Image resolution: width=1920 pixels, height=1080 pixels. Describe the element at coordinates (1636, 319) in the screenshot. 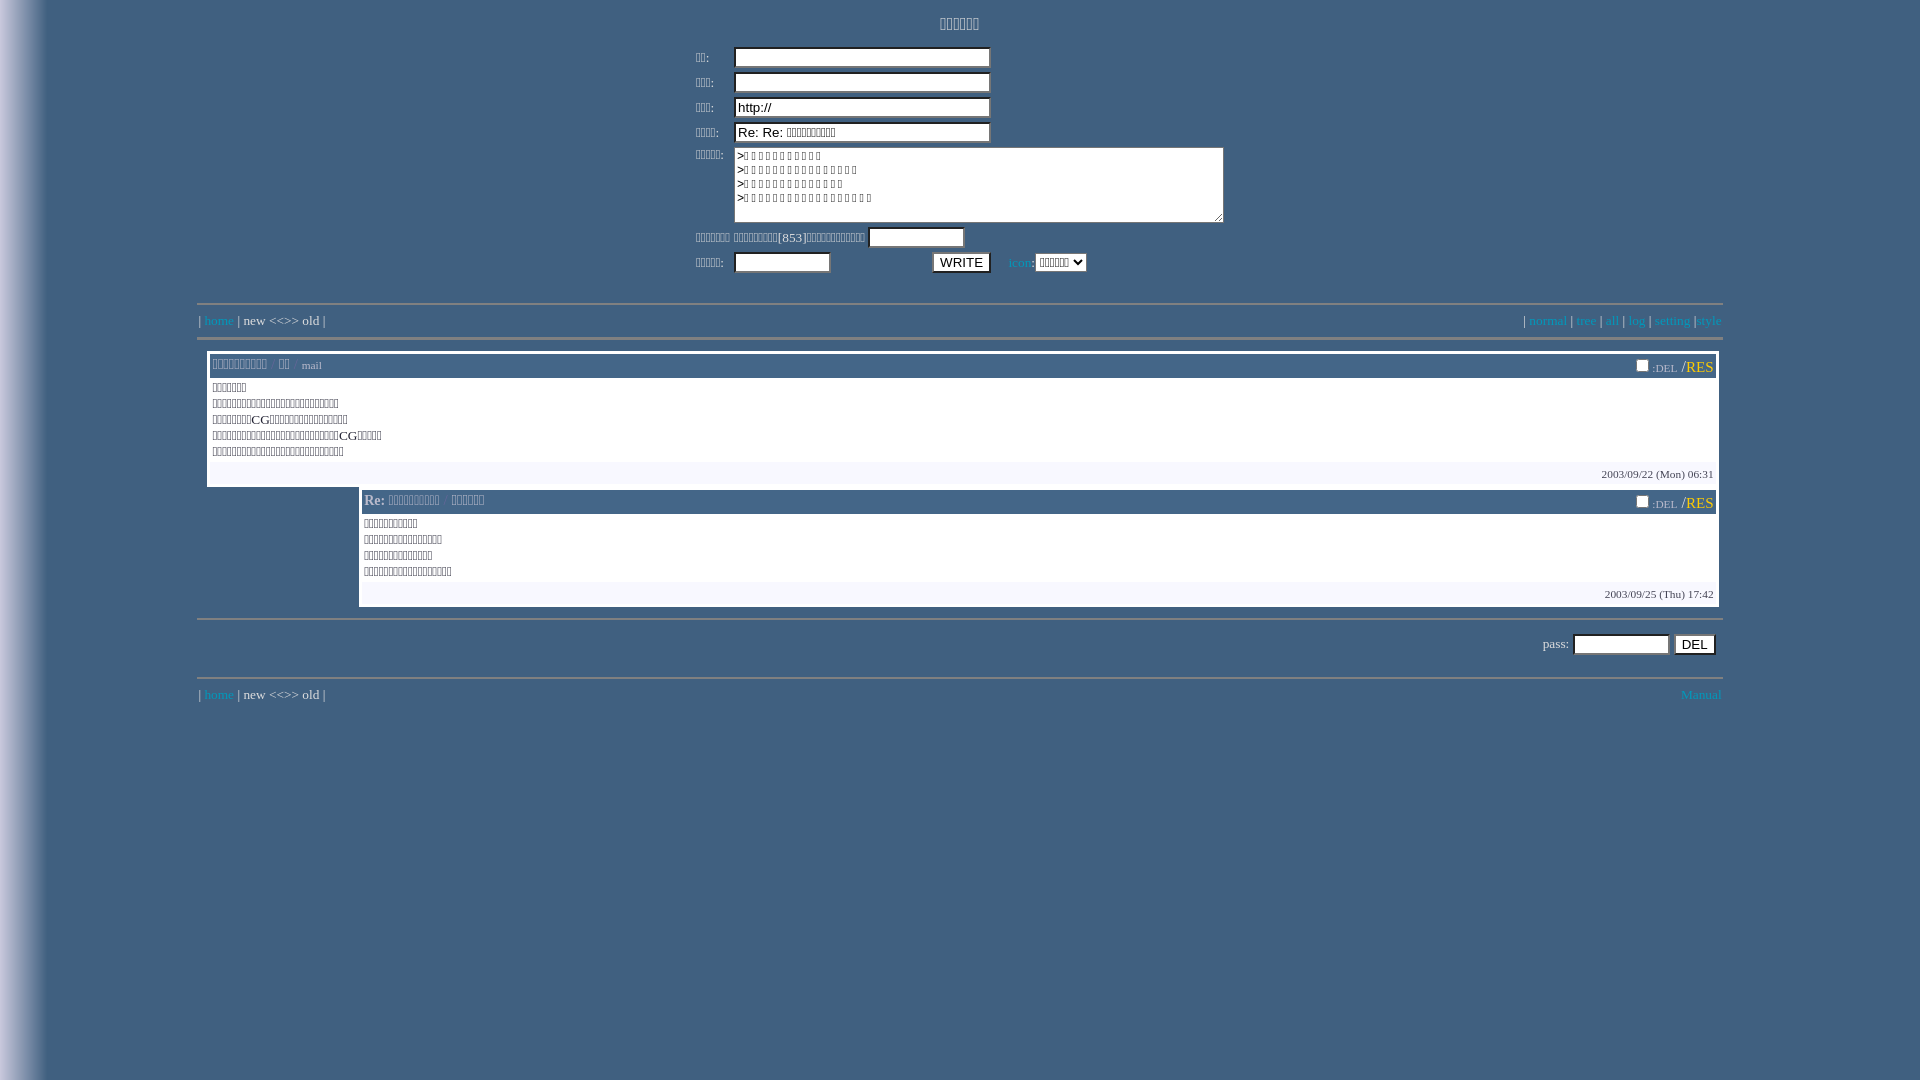

I see `'log'` at that location.